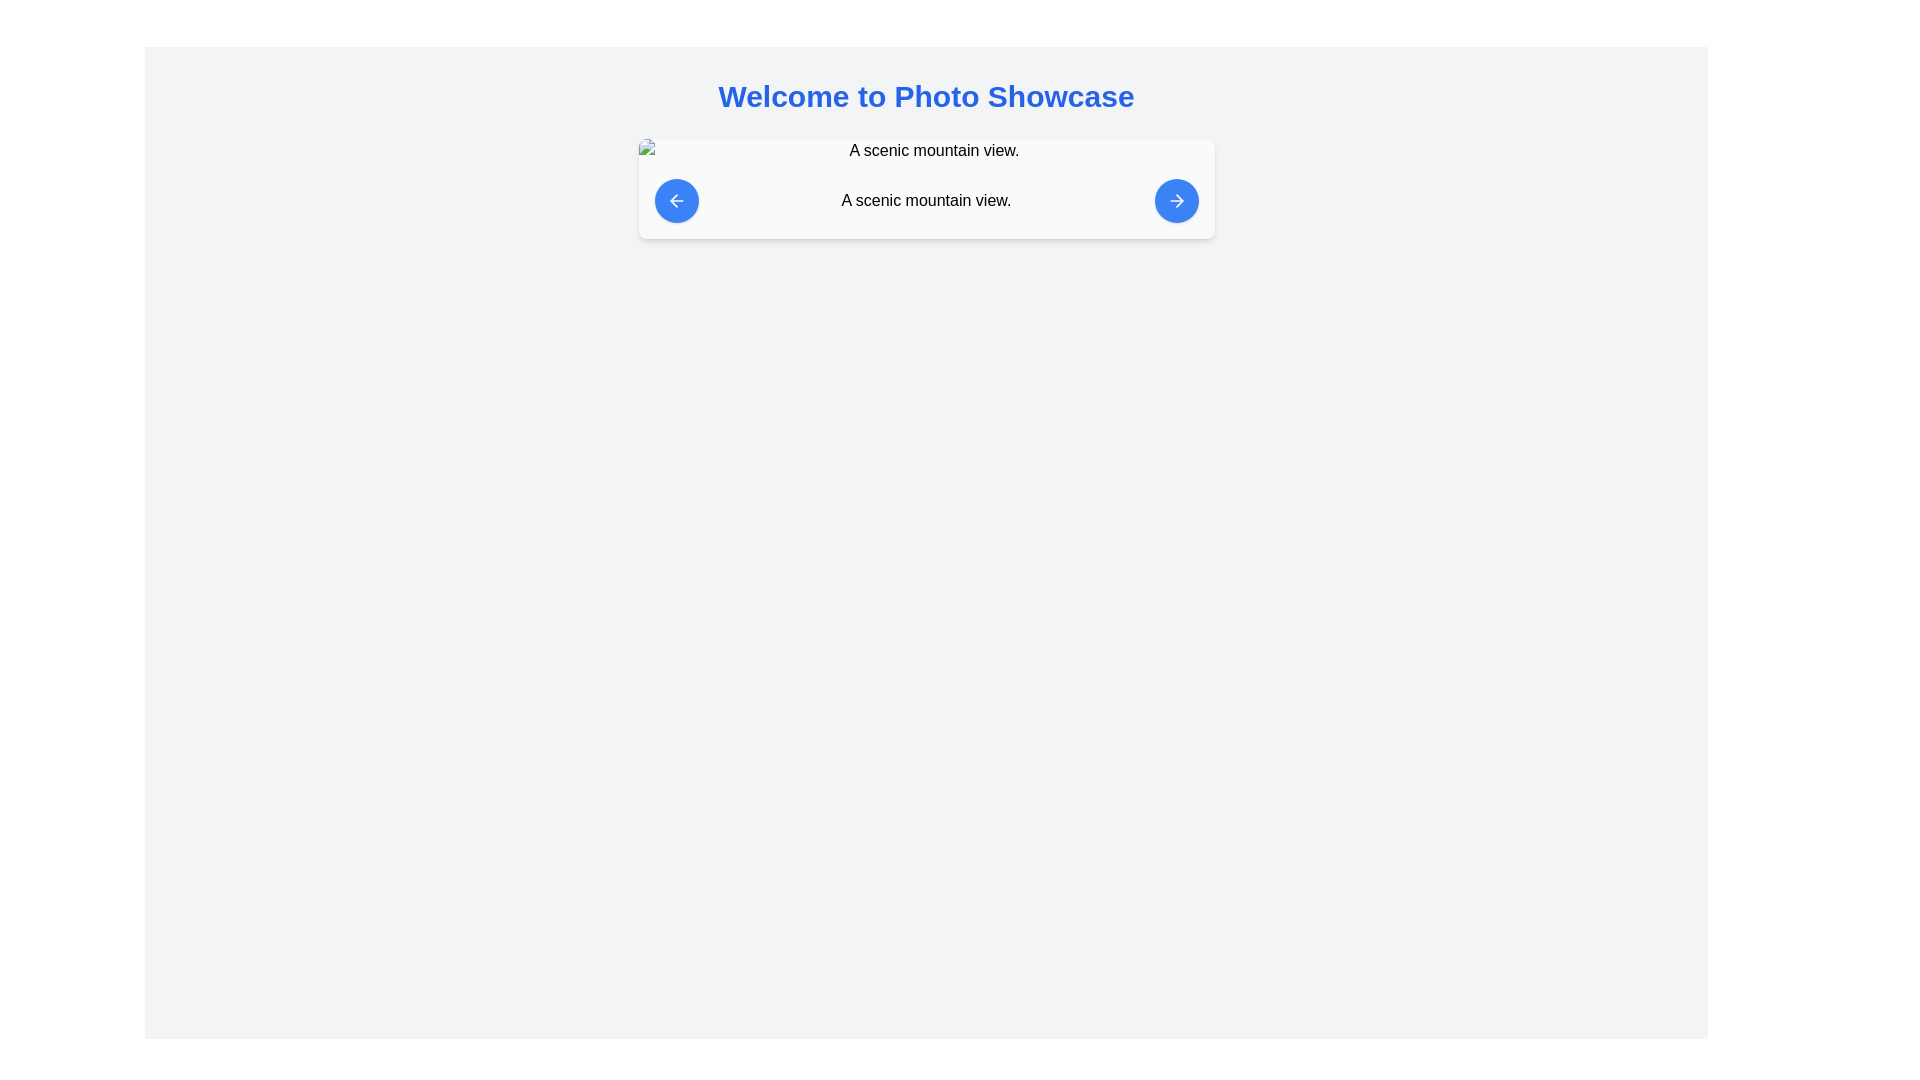  Describe the element at coordinates (925, 96) in the screenshot. I see `the Text Header element, which serves as the title or heading for the page, located at the top center of the interface` at that location.